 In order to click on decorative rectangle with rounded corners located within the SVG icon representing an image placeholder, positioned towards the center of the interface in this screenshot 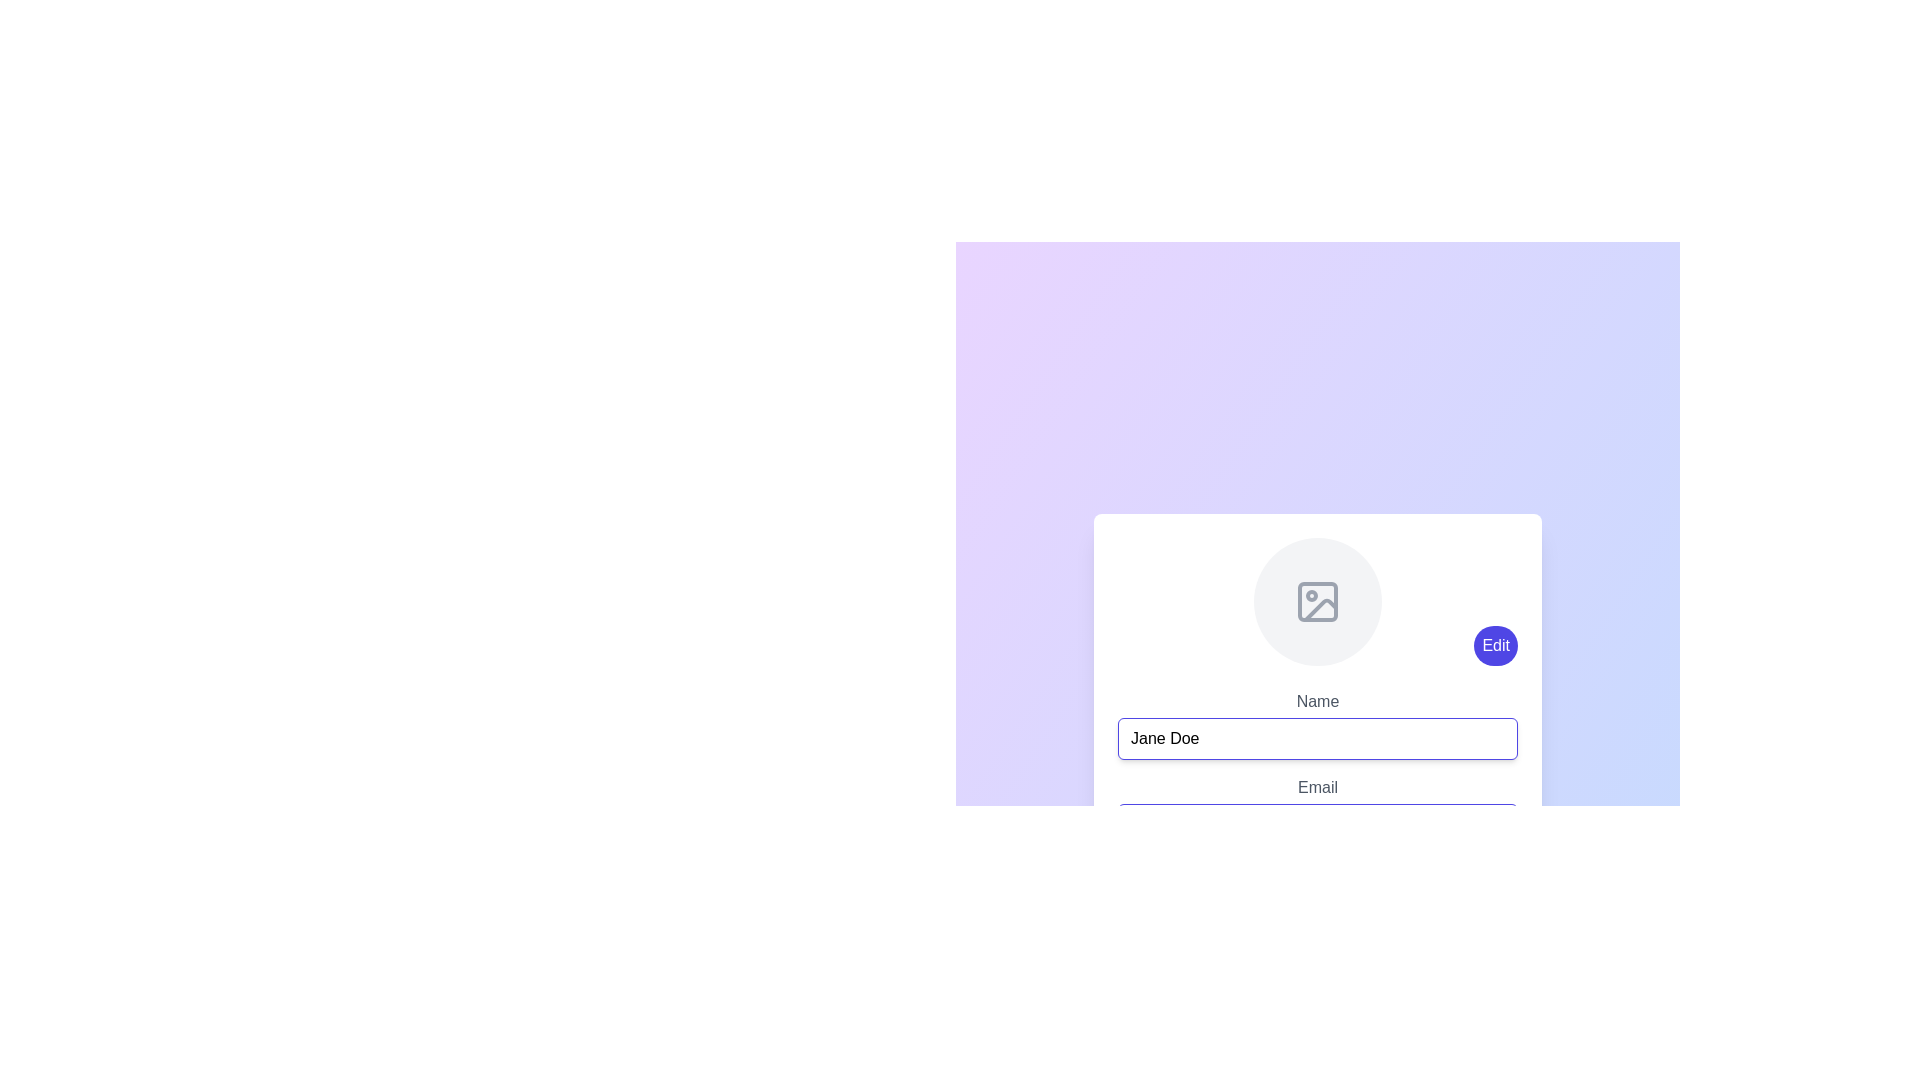, I will do `click(1318, 600)`.